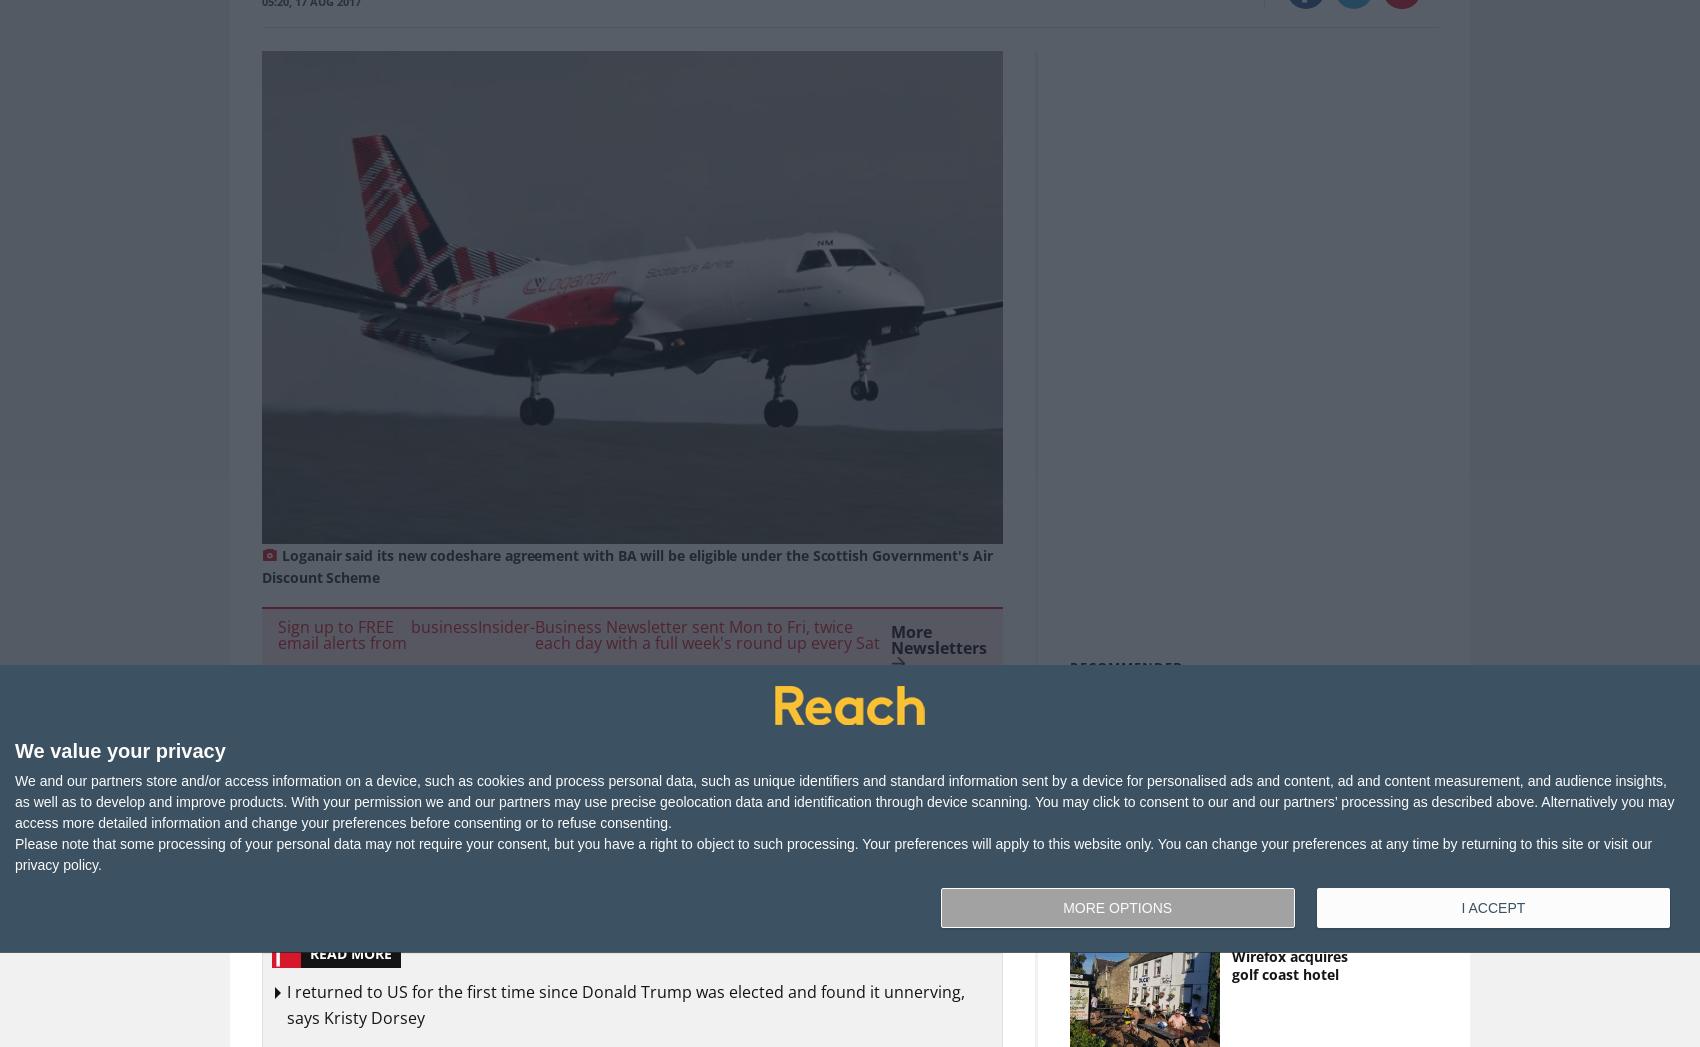 This screenshot has height=1047, width=1700. I want to click on 'Recommended', so click(1126, 665).